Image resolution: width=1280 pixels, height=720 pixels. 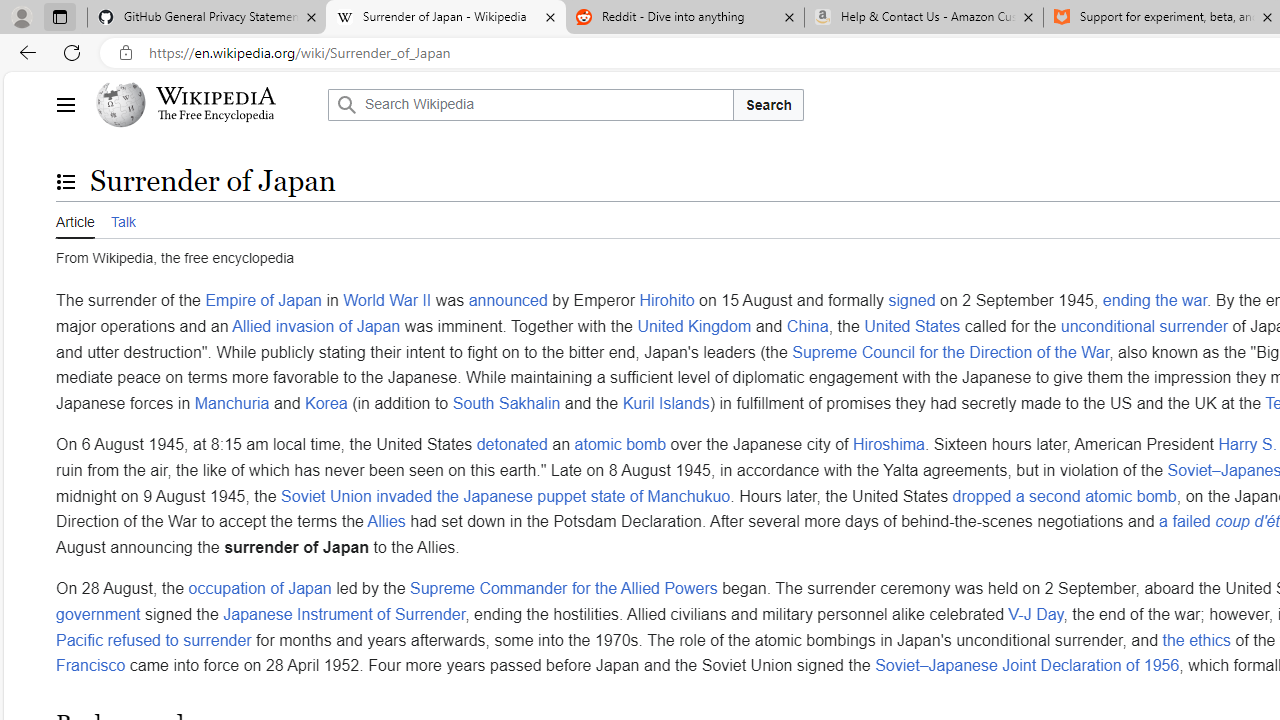 I want to click on 'Surrender of Japan - Wikipedia', so click(x=444, y=17).